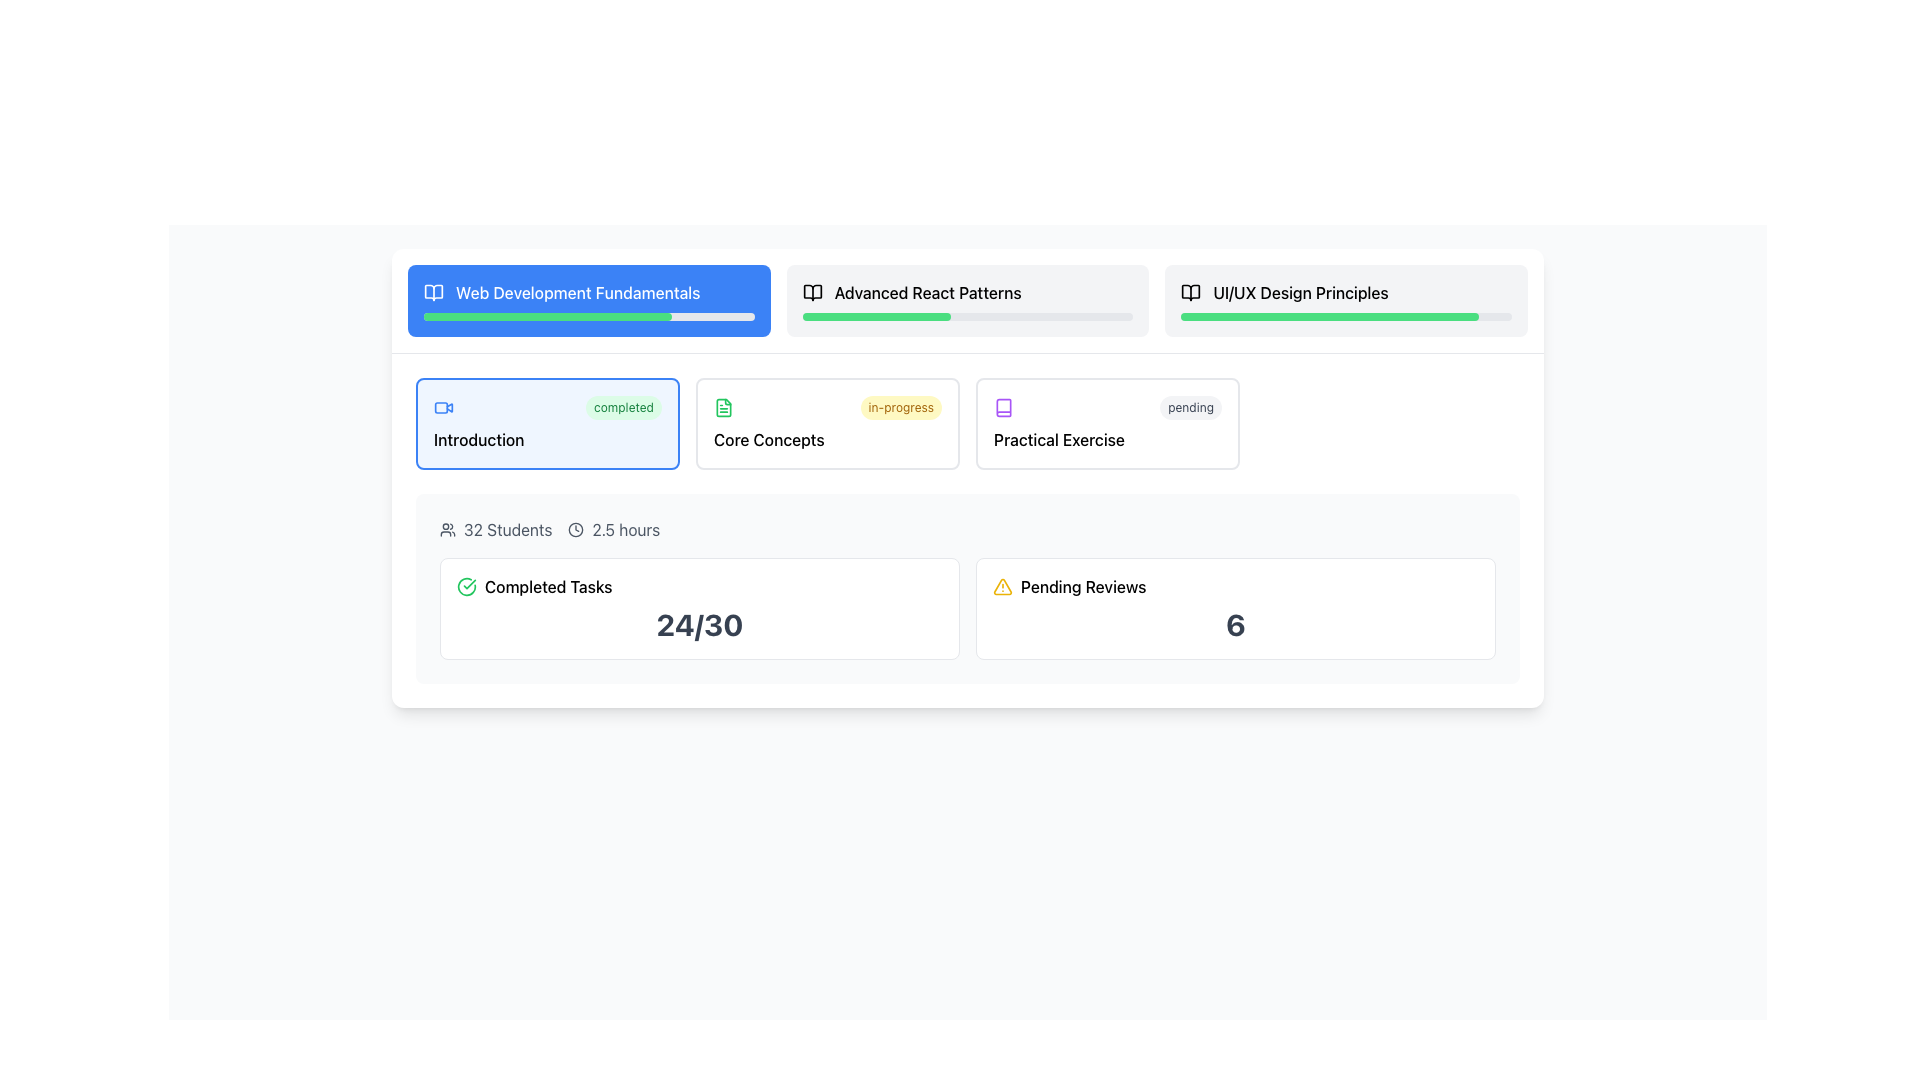 The width and height of the screenshot is (1920, 1080). I want to click on the 'Core Concepts' module in the interactive course layout to trigger a tooltip or highlight, so click(828, 423).